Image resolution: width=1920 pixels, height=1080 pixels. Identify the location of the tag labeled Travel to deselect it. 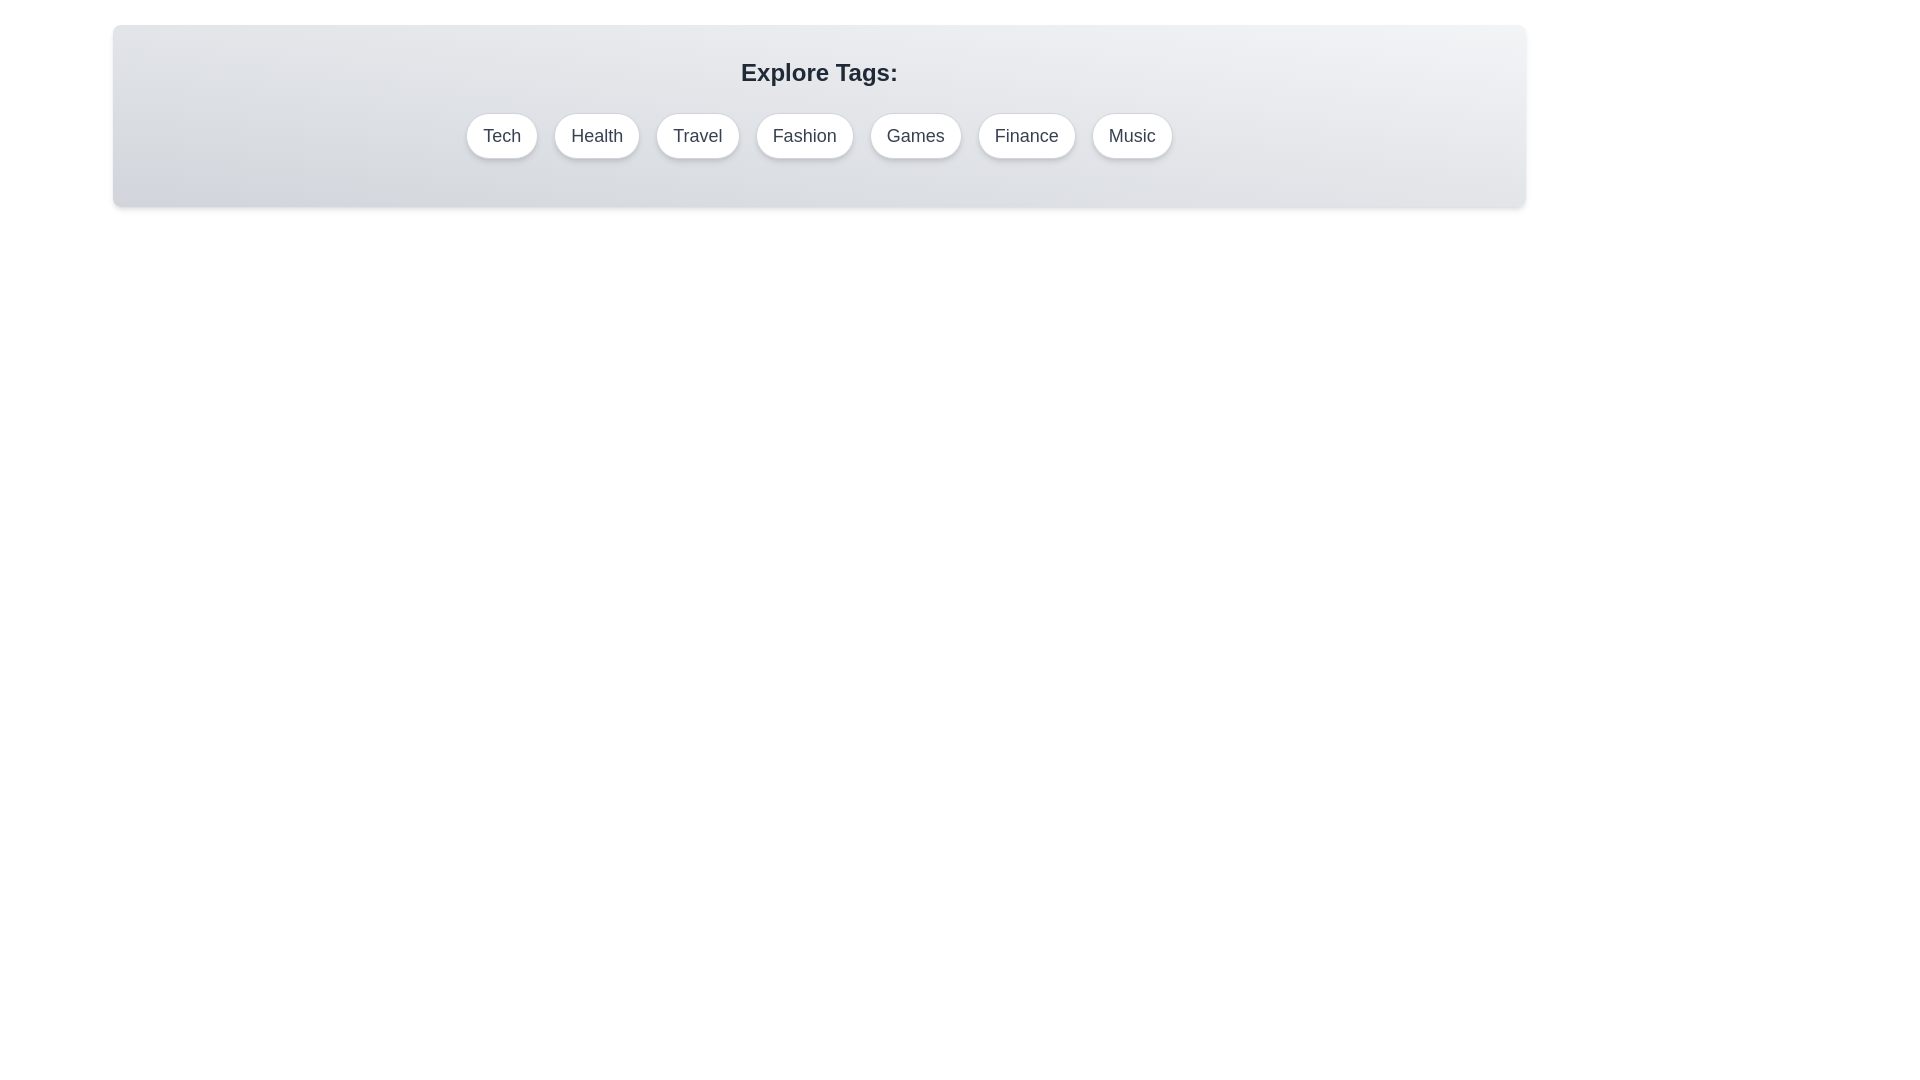
(697, 135).